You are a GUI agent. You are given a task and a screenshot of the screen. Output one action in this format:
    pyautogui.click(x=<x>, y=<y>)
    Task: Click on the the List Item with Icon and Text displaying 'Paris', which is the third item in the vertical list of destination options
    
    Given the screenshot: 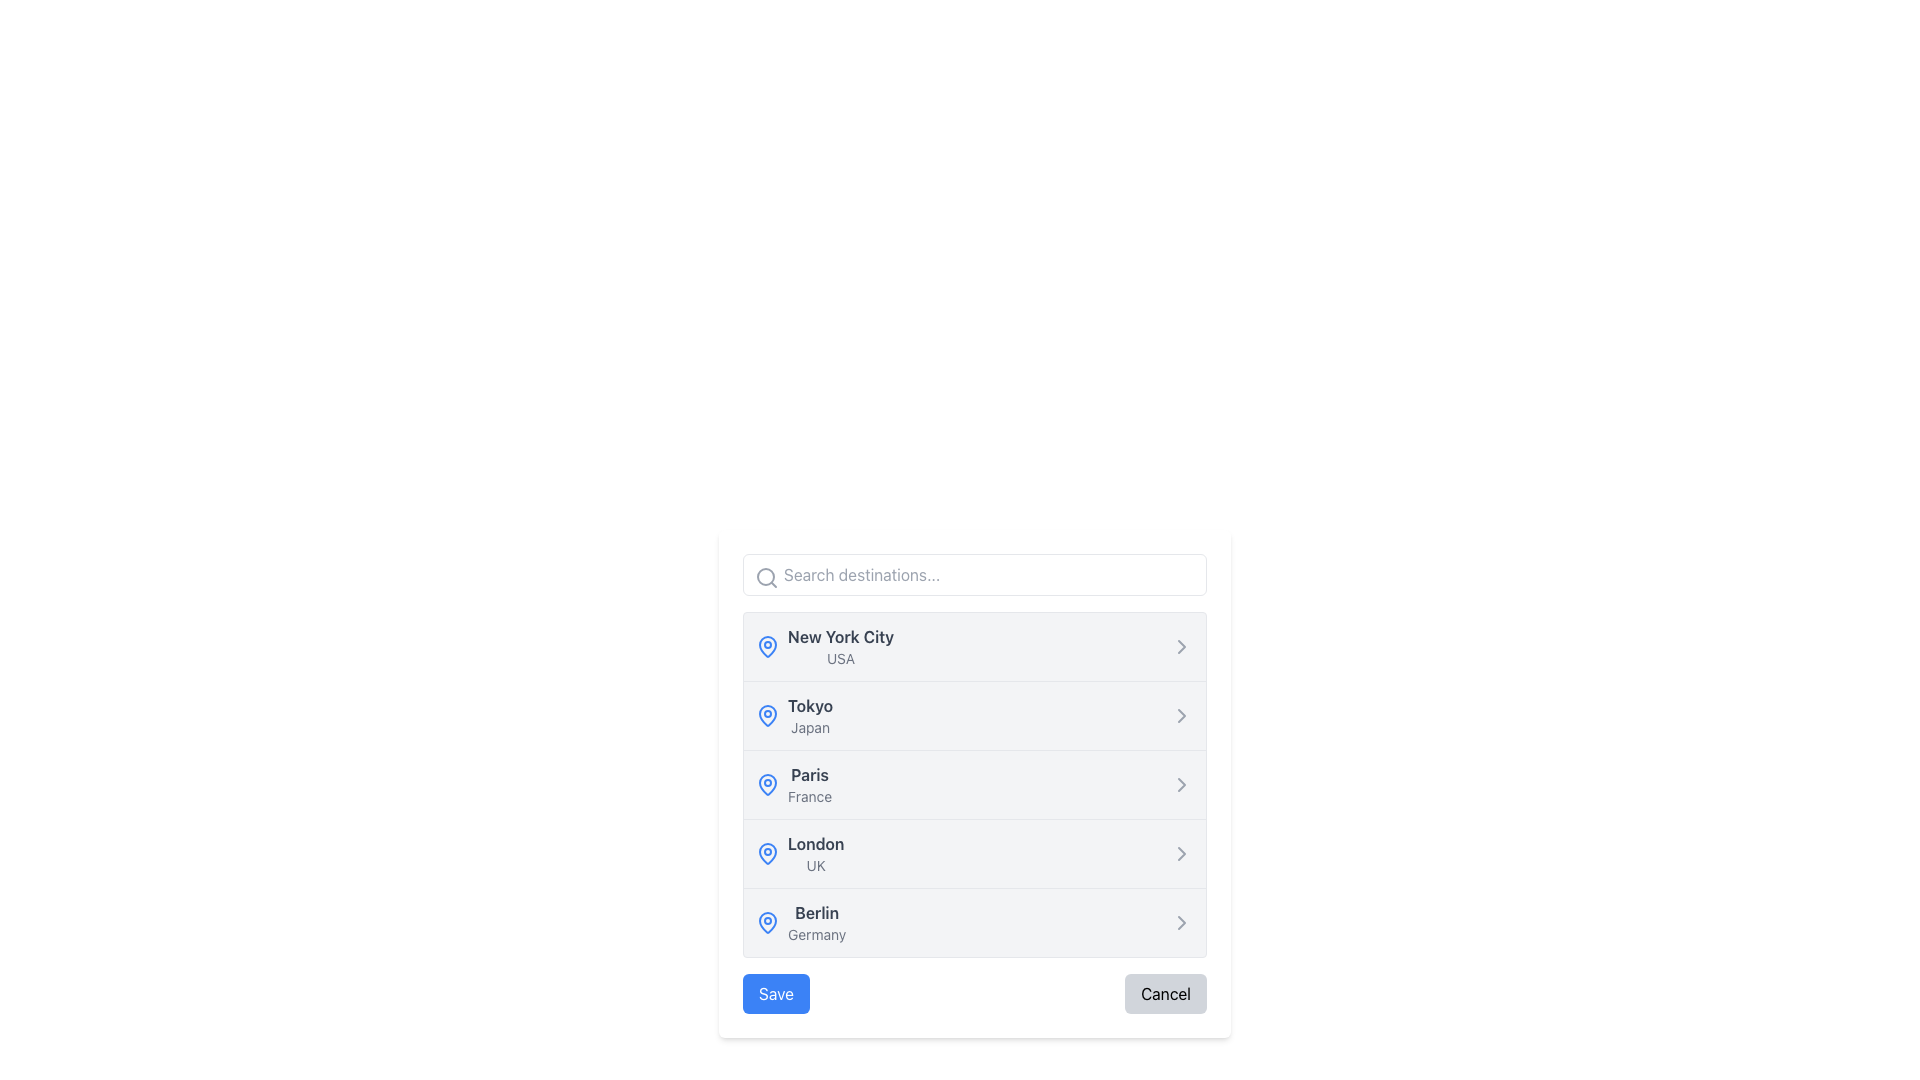 What is the action you would take?
    pyautogui.click(x=793, y=784)
    